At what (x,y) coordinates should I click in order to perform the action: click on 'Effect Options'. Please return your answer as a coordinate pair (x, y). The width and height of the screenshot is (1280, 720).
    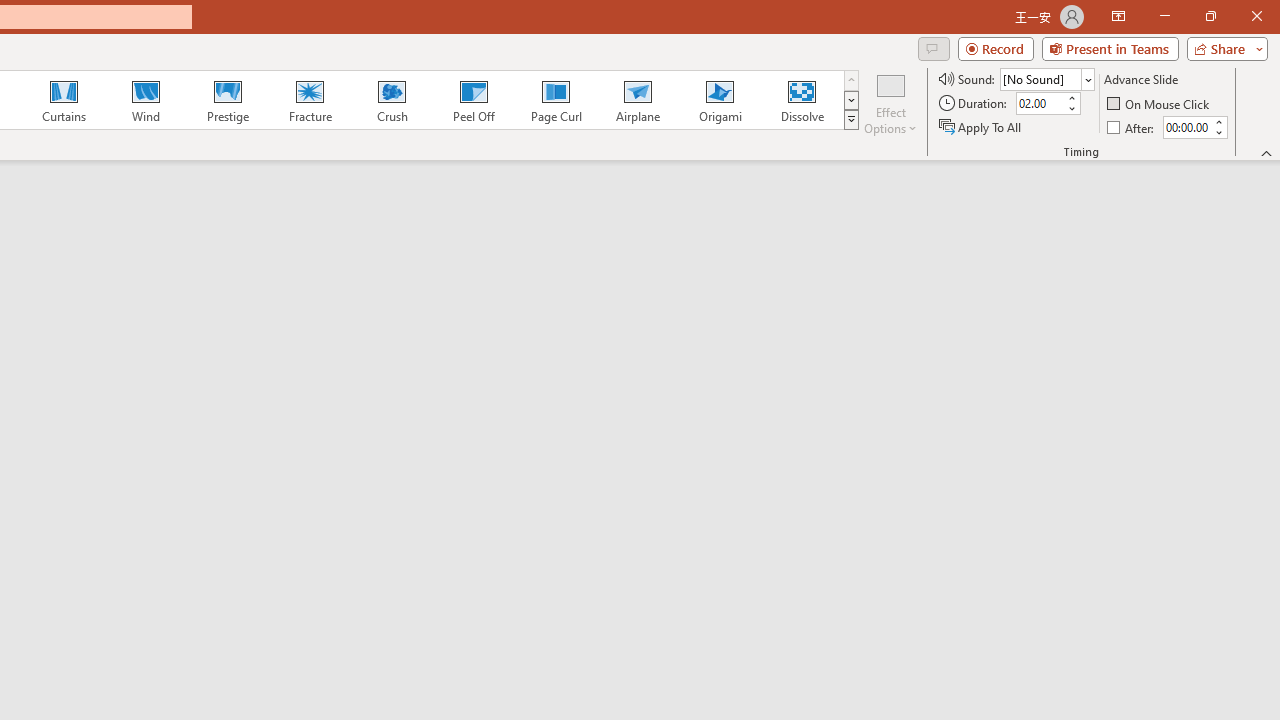
    Looking at the image, I should click on (889, 103).